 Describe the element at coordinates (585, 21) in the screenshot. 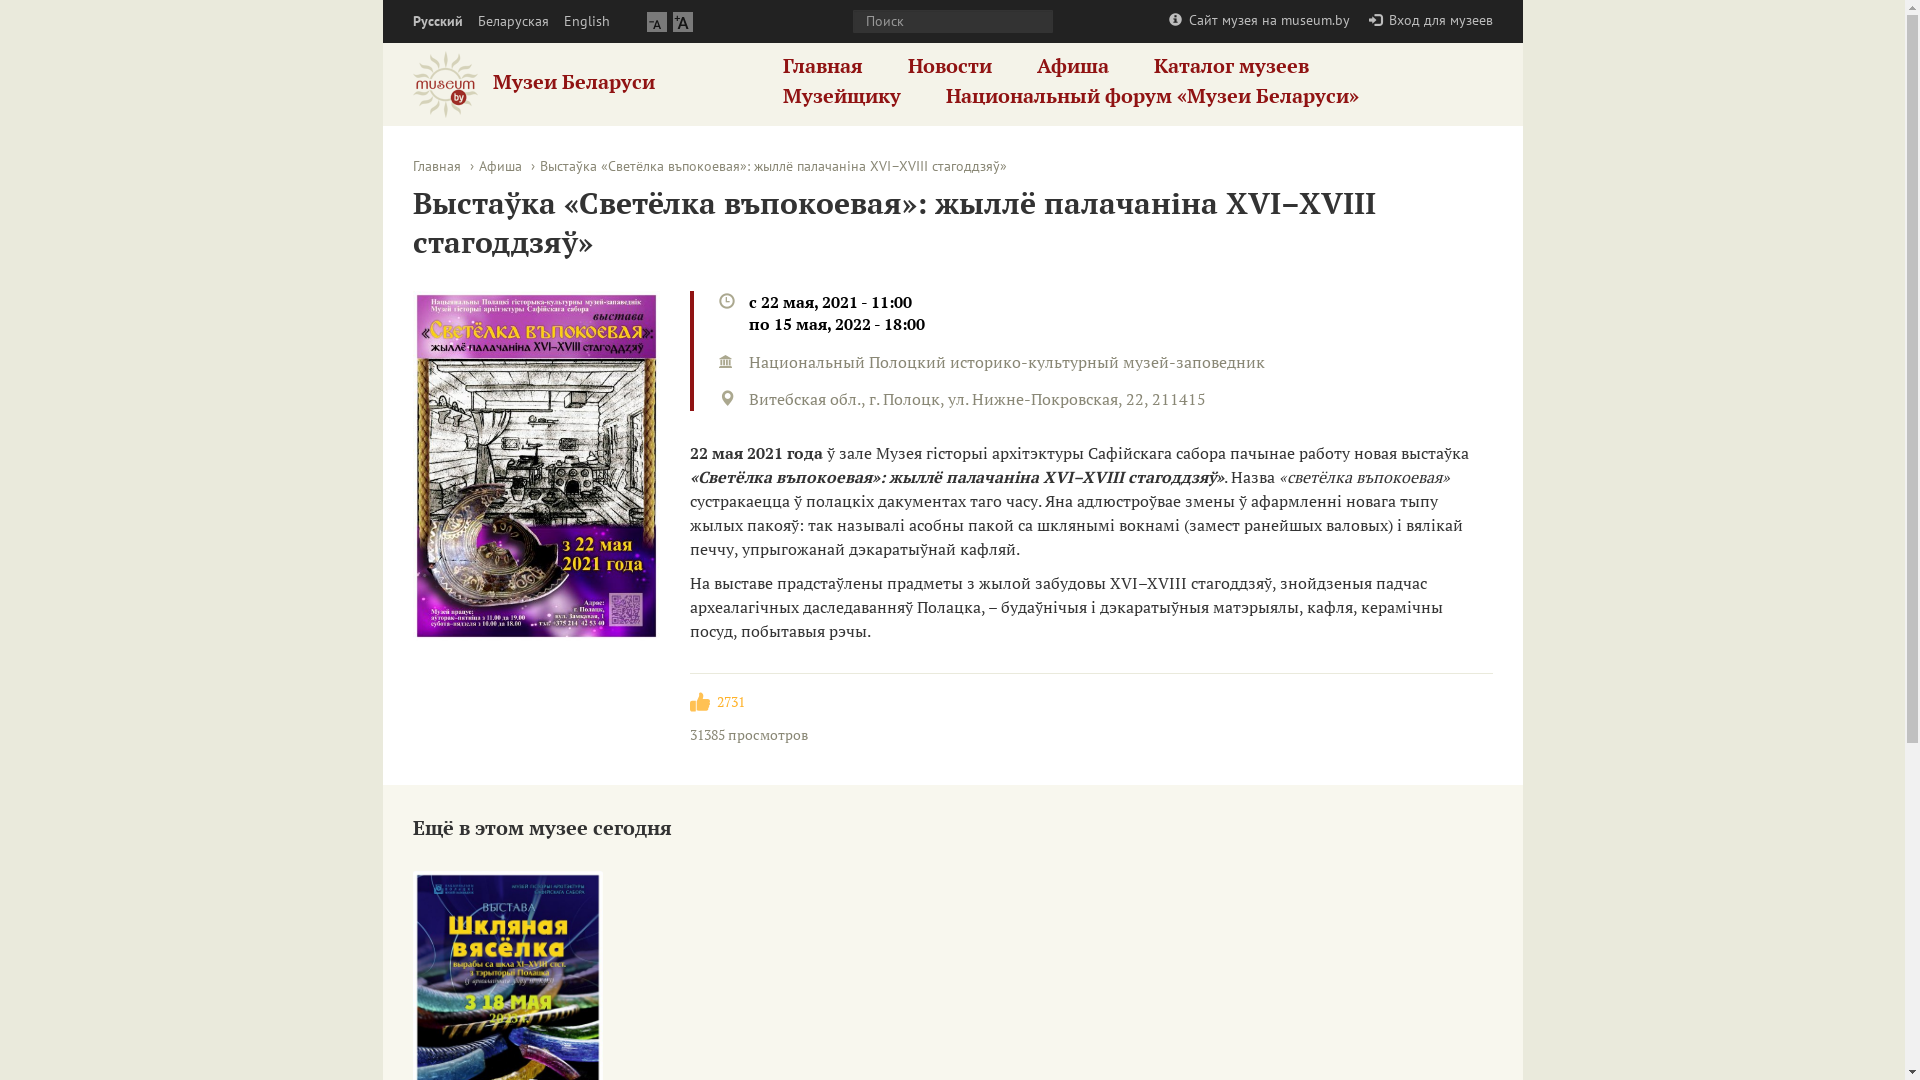

I see `'English'` at that location.